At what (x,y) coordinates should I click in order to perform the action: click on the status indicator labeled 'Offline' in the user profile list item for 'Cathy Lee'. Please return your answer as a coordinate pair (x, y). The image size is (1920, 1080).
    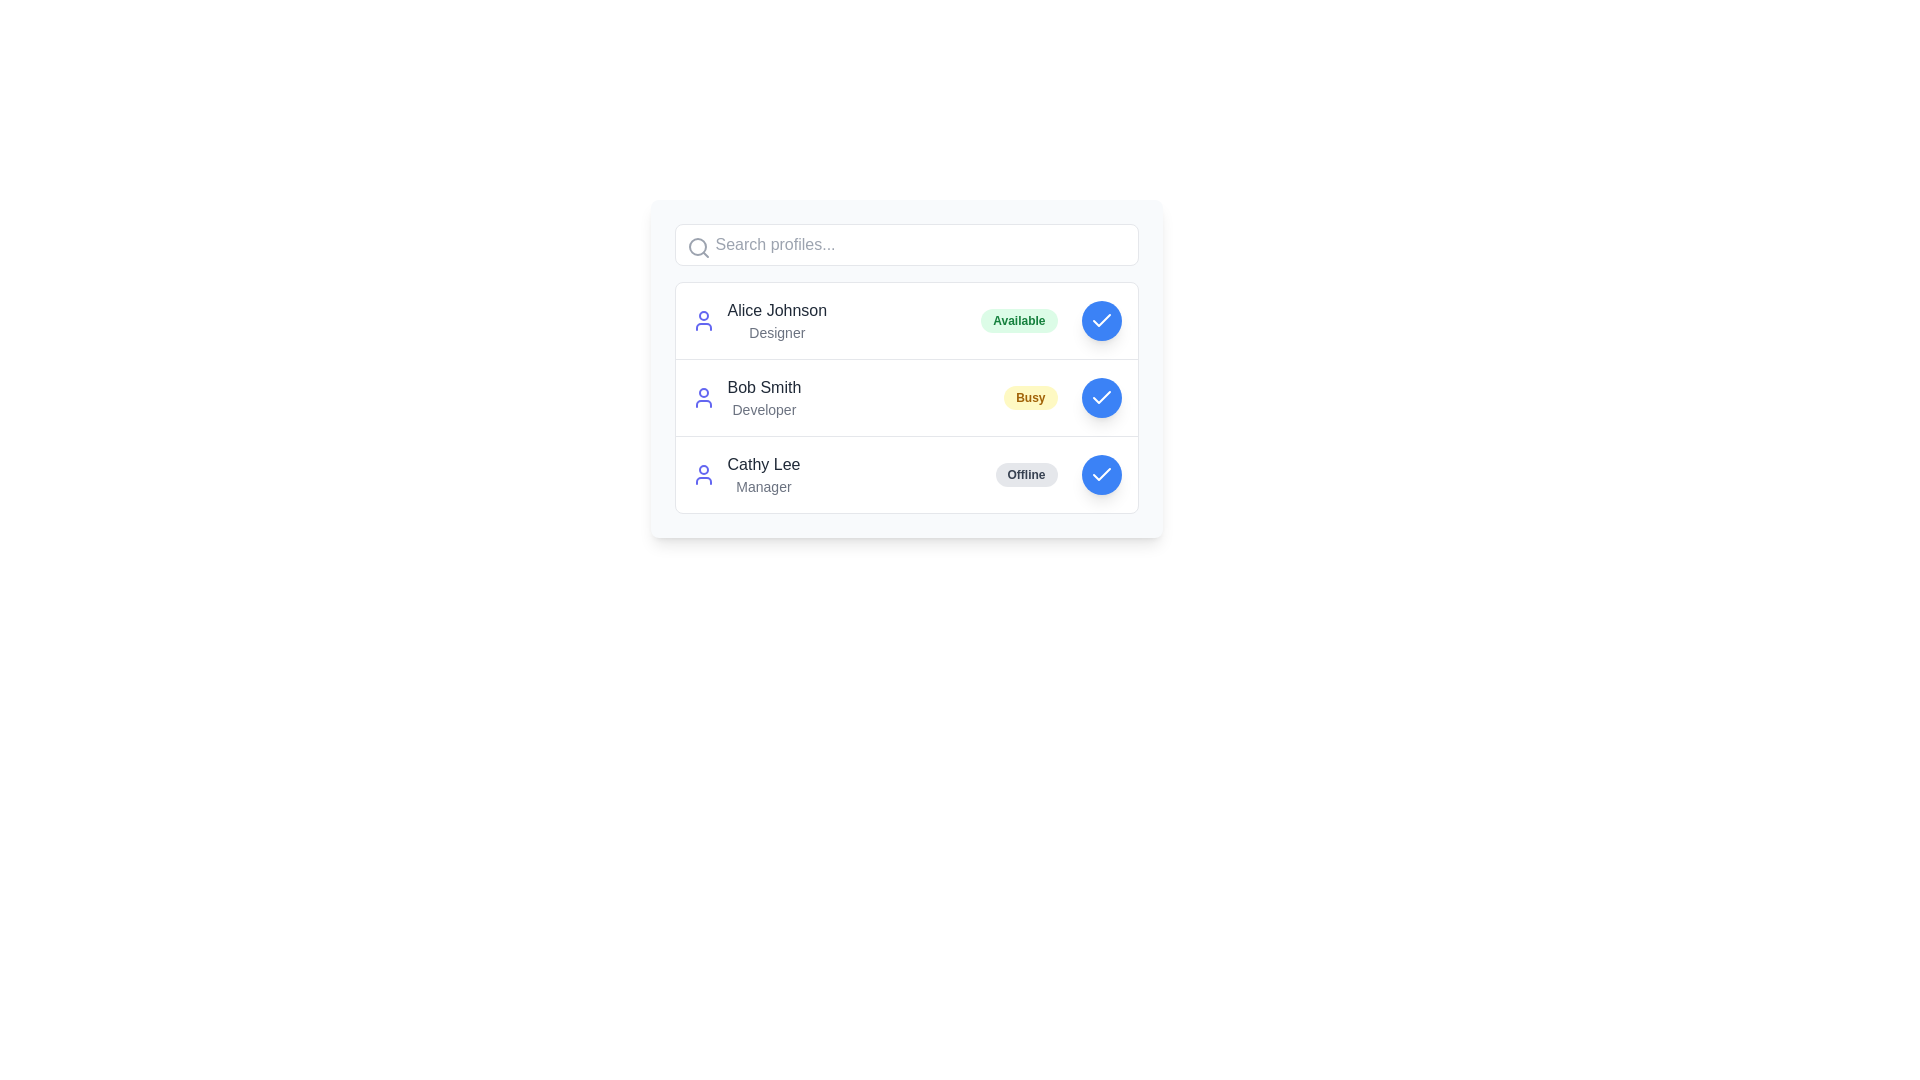
    Looking at the image, I should click on (905, 474).